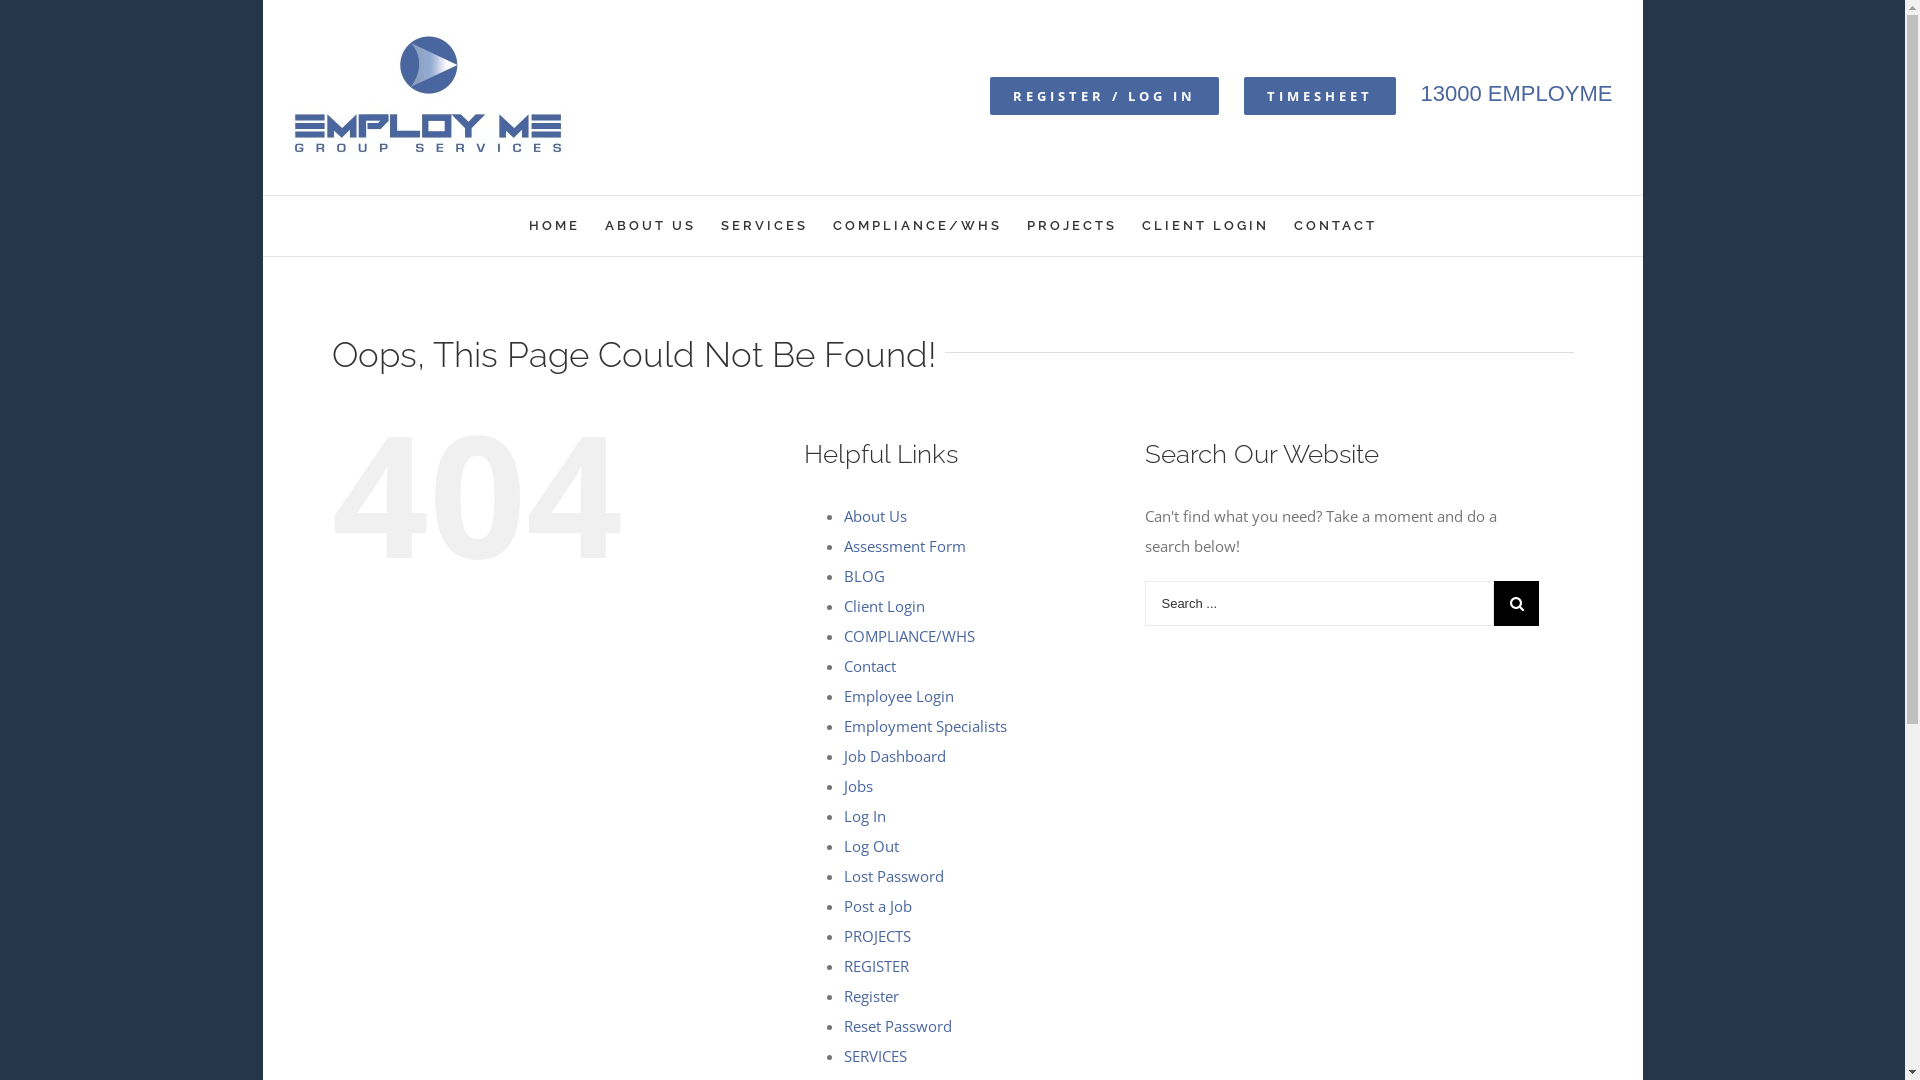 Image resolution: width=1920 pixels, height=1080 pixels. Describe the element at coordinates (1242, 95) in the screenshot. I see `'TIMESHEET'` at that location.